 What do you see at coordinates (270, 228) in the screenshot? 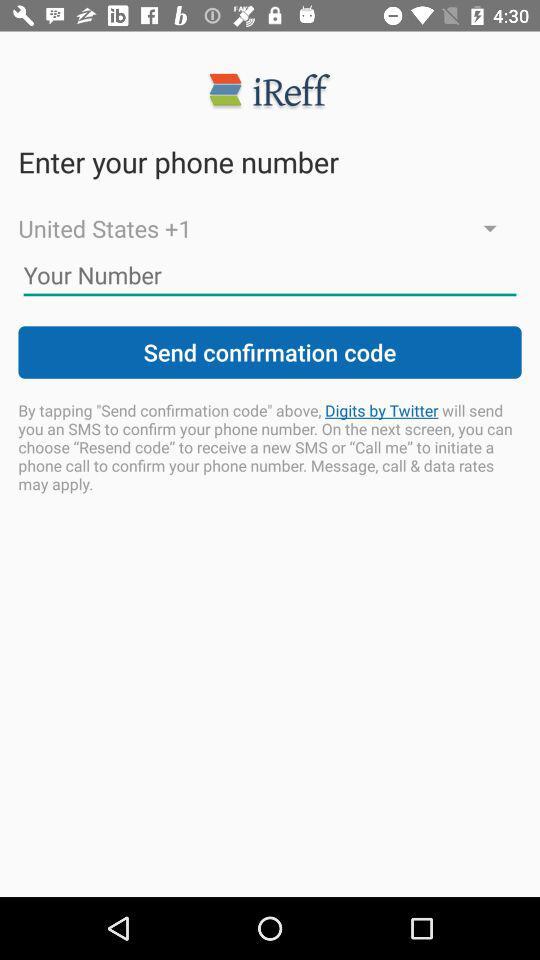
I see `united states +1 icon` at bounding box center [270, 228].